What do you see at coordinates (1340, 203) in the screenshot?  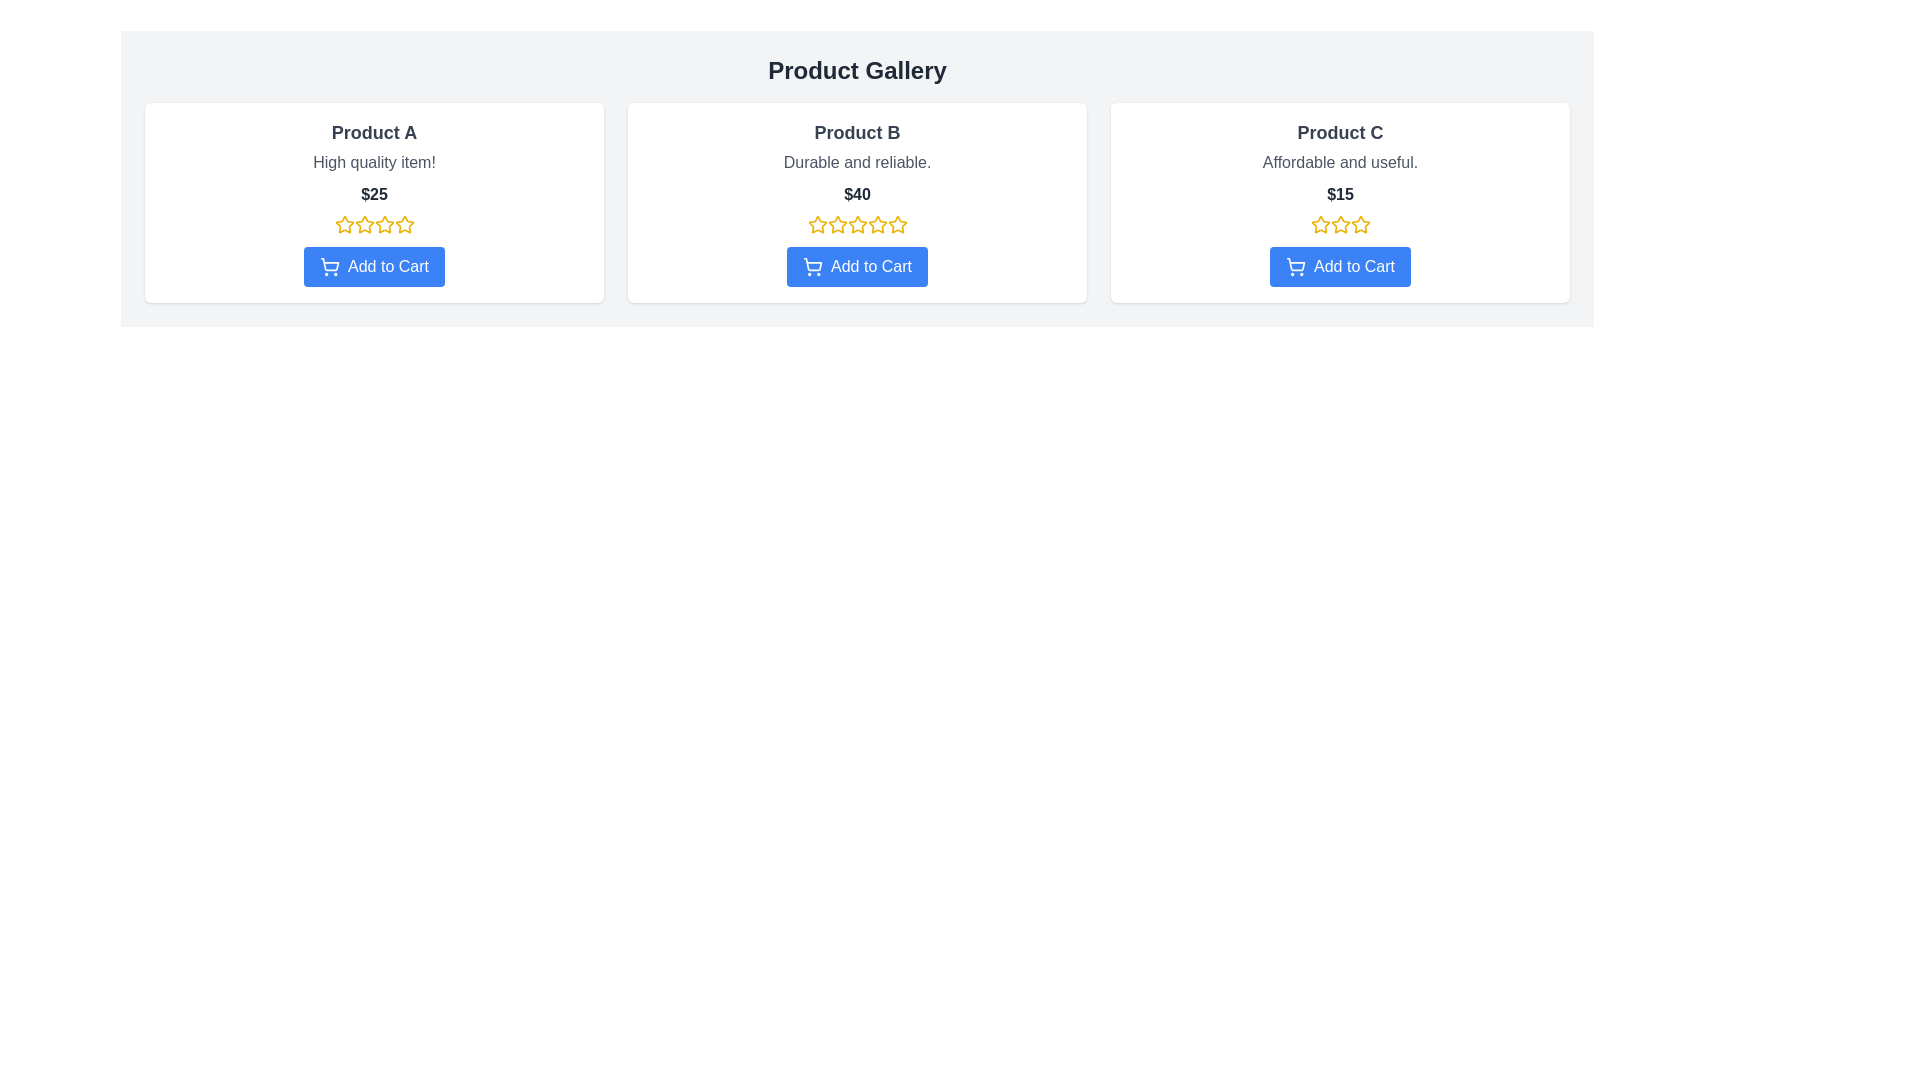 I see `the Product Card, which is the third card in a row of three within the 'Product Gallery' section, aligned to the right of the group` at bounding box center [1340, 203].